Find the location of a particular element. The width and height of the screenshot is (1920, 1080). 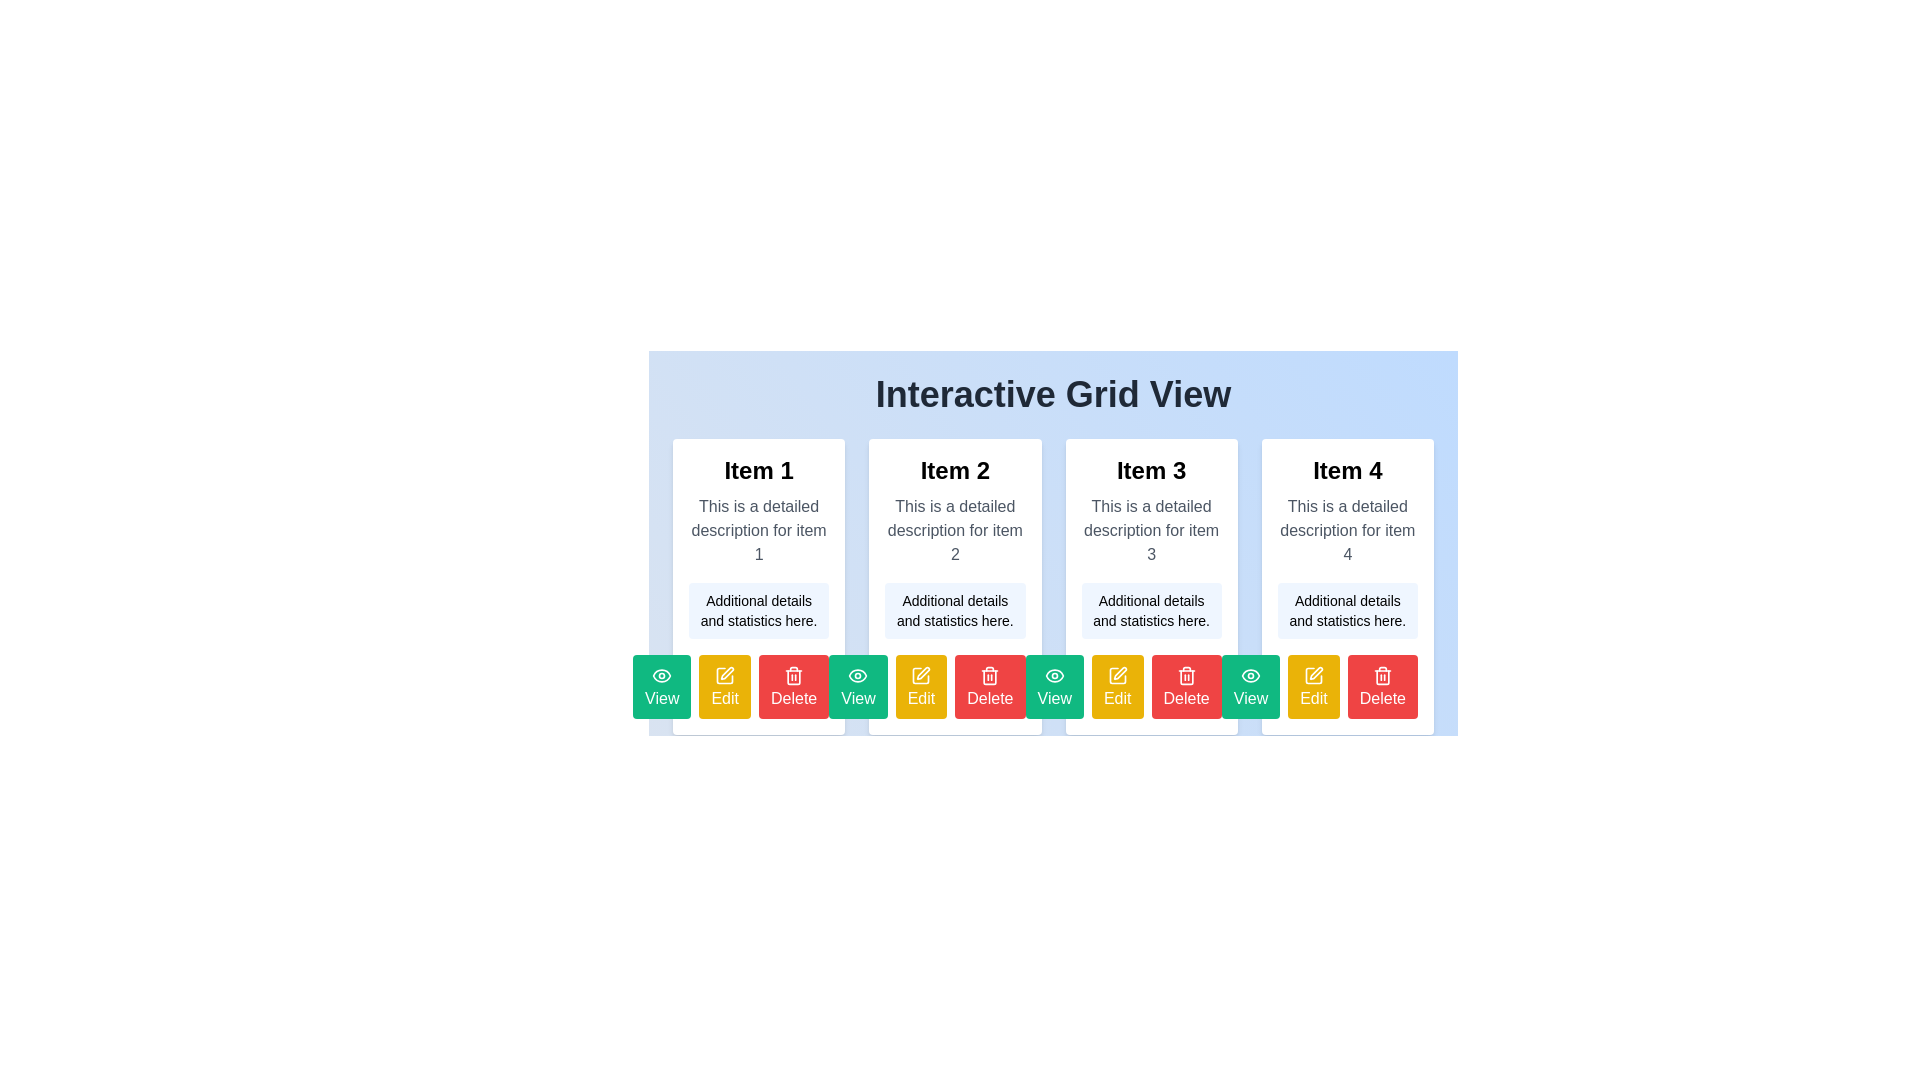

the 'Delete' button on the Card with action buttons that contains the title 'Item 6' and is located in the second row, second column of the grid layout is located at coordinates (954, 906).